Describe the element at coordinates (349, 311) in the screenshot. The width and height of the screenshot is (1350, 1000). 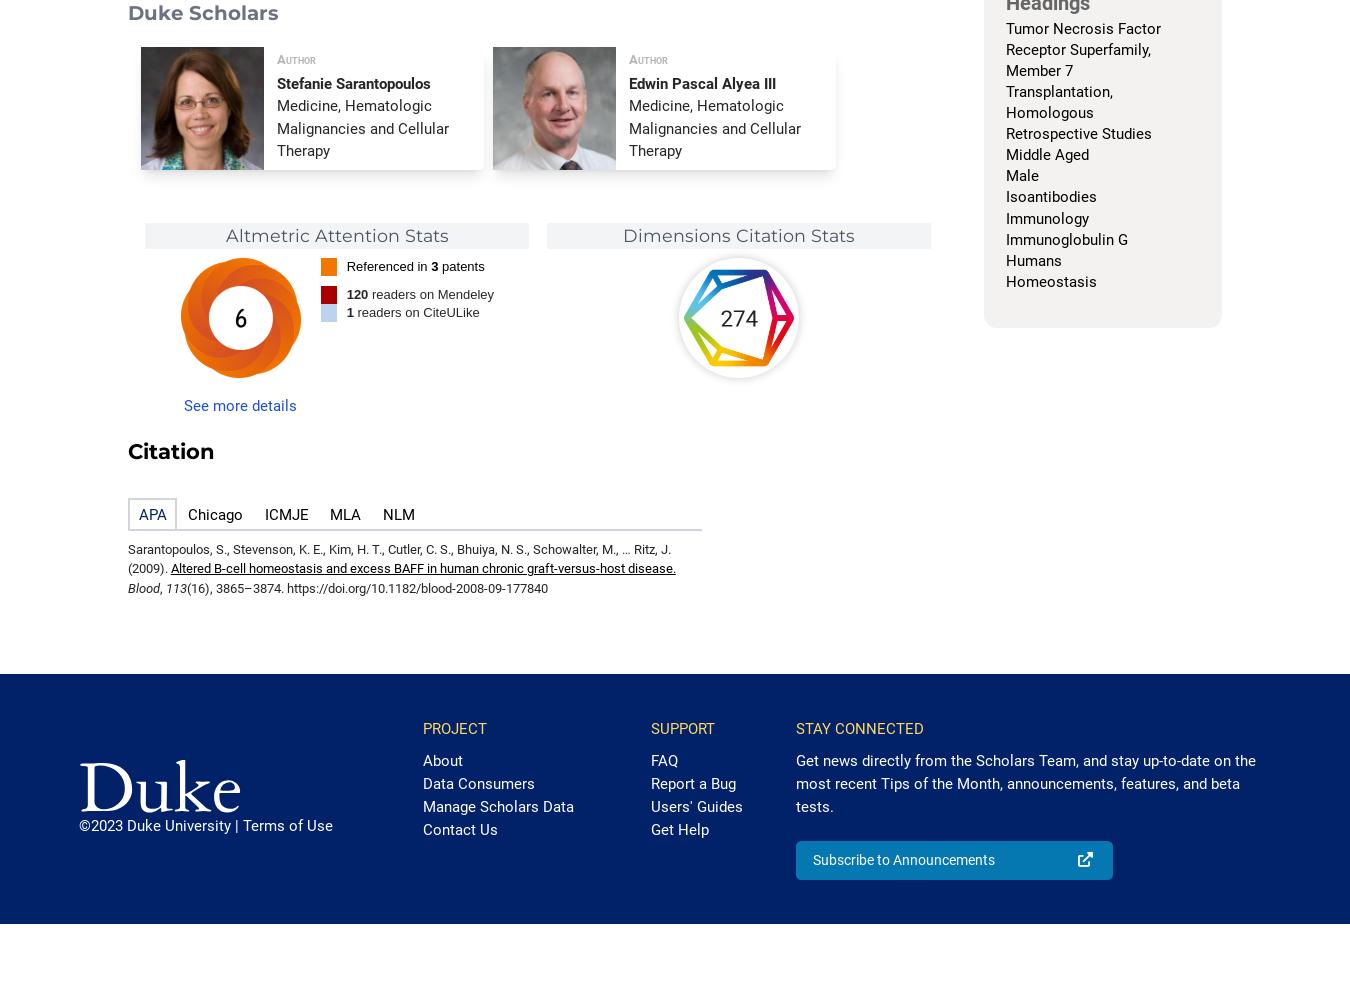
I see `'1'` at that location.